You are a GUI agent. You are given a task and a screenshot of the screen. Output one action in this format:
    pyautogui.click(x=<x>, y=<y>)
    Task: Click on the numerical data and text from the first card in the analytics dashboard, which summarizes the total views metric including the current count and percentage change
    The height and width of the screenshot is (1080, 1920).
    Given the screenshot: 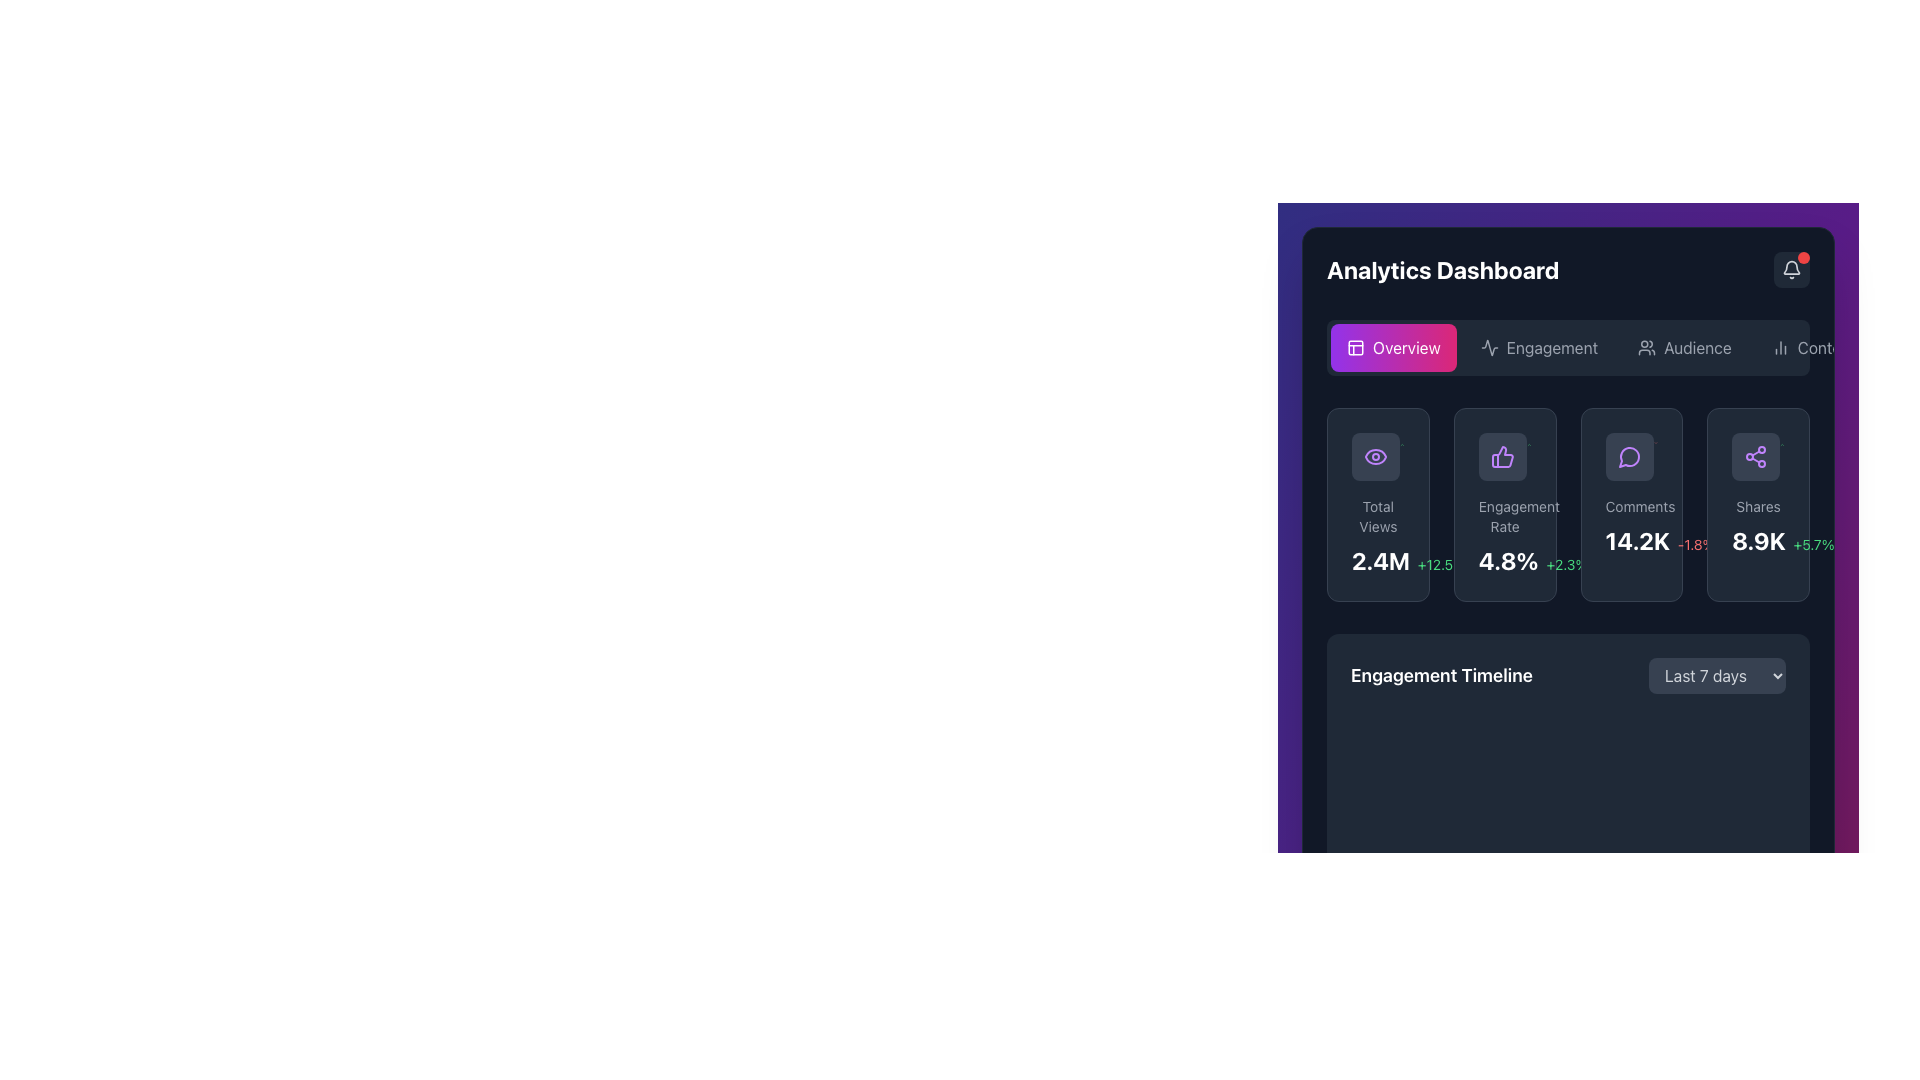 What is the action you would take?
    pyautogui.click(x=1377, y=504)
    